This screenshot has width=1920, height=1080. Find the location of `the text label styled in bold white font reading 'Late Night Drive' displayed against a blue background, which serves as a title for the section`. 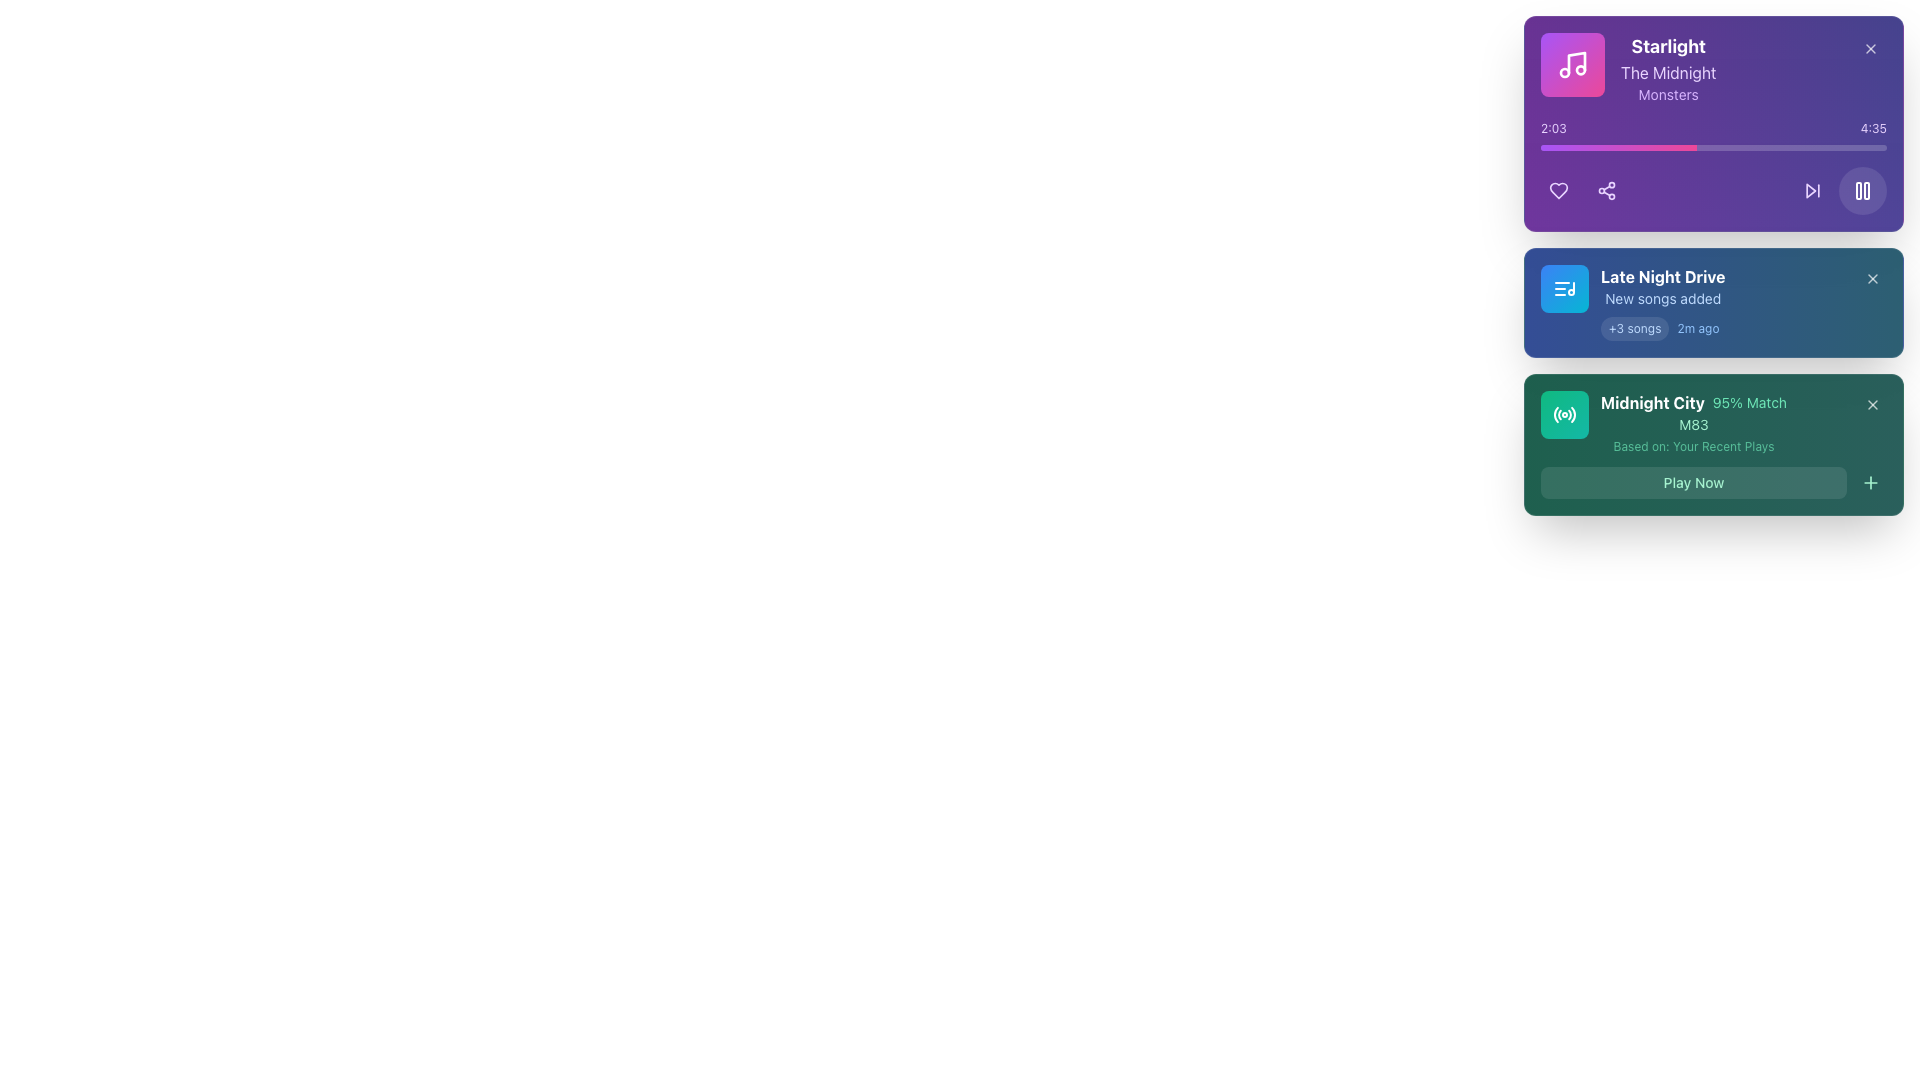

the text label styled in bold white font reading 'Late Night Drive' displayed against a blue background, which serves as a title for the section is located at coordinates (1663, 277).